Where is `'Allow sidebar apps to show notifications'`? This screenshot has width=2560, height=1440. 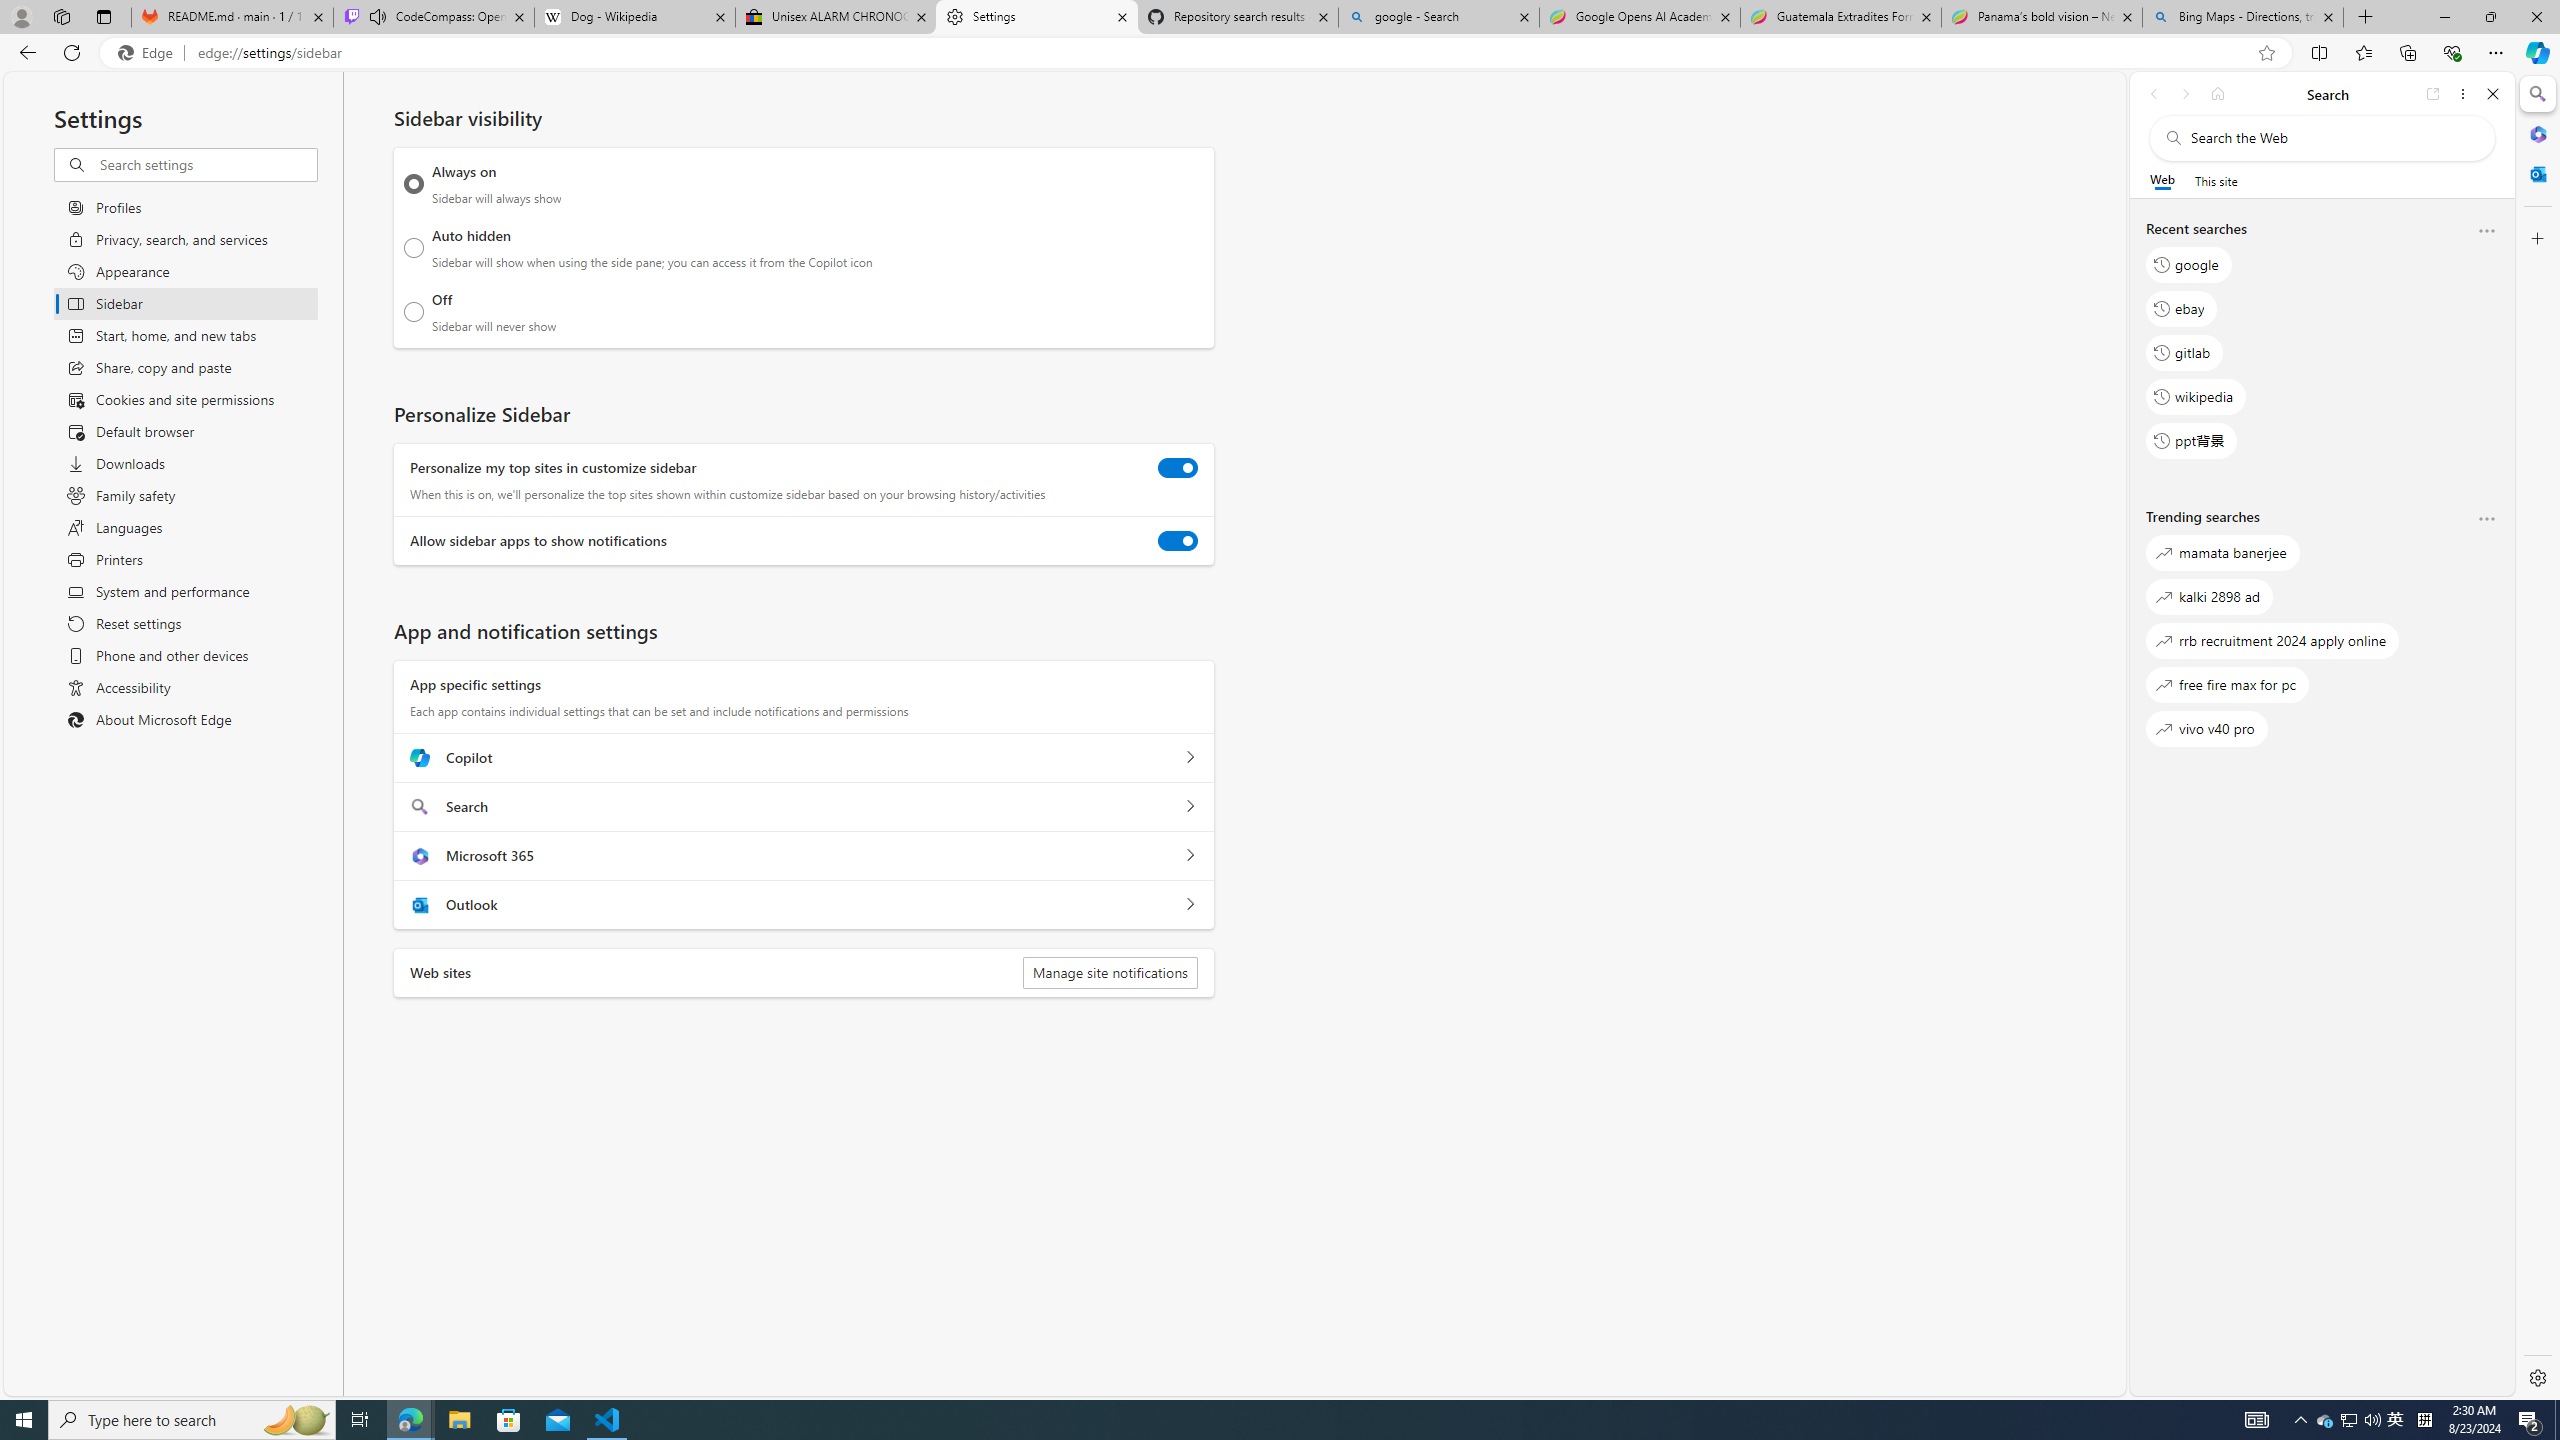 'Allow sidebar apps to show notifications' is located at coordinates (1177, 540).